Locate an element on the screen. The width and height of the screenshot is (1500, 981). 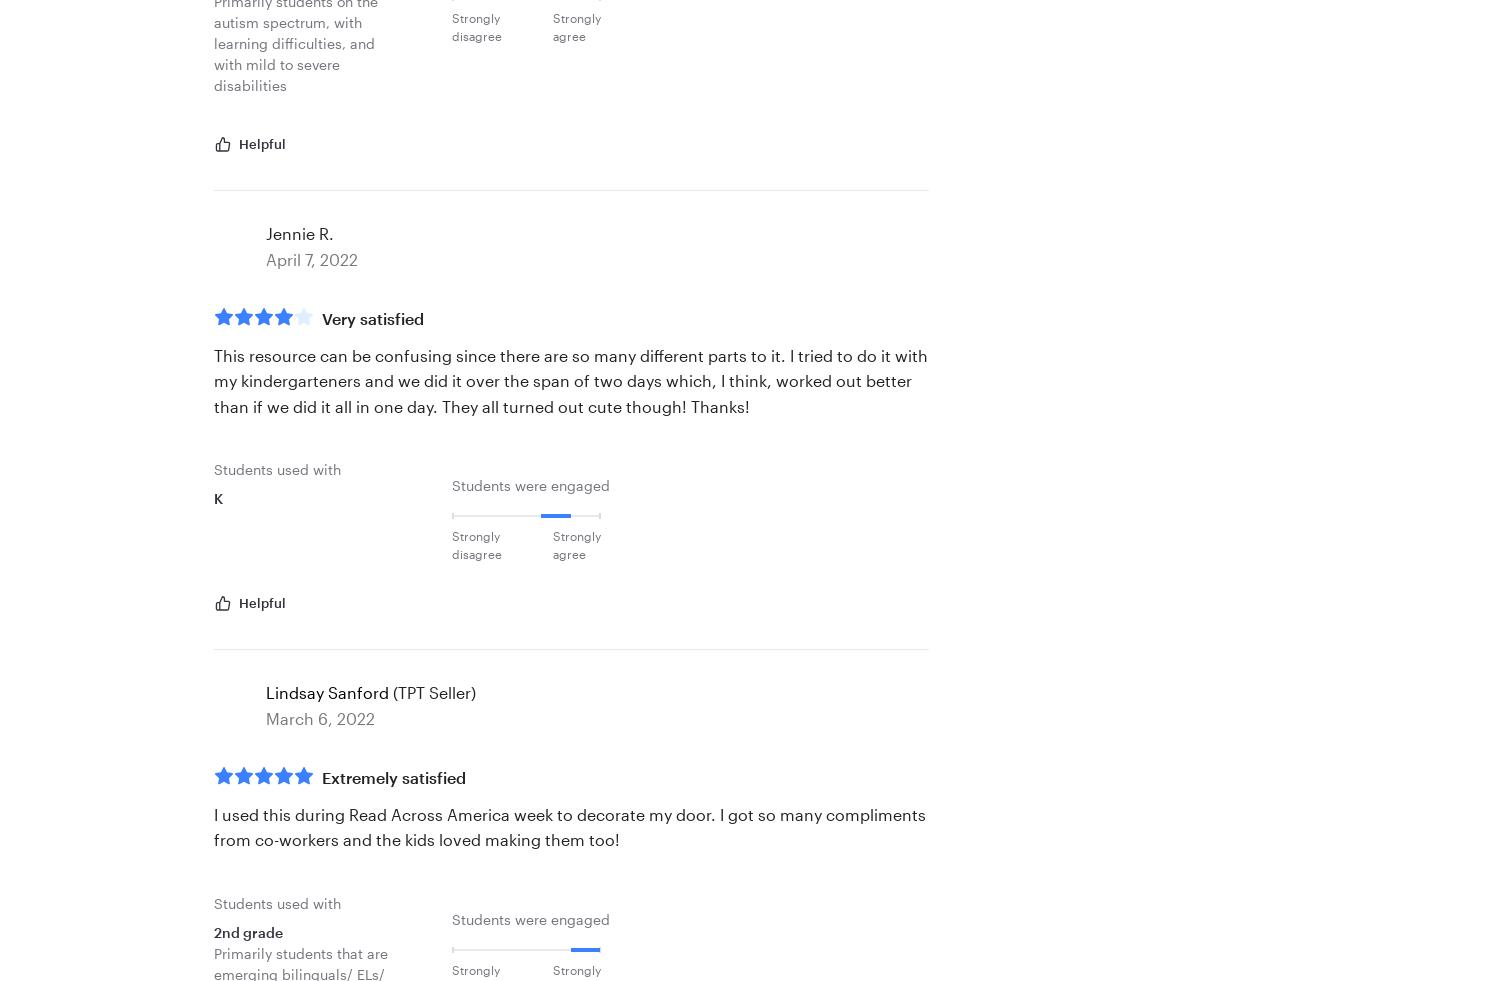
'K' is located at coordinates (213, 498).